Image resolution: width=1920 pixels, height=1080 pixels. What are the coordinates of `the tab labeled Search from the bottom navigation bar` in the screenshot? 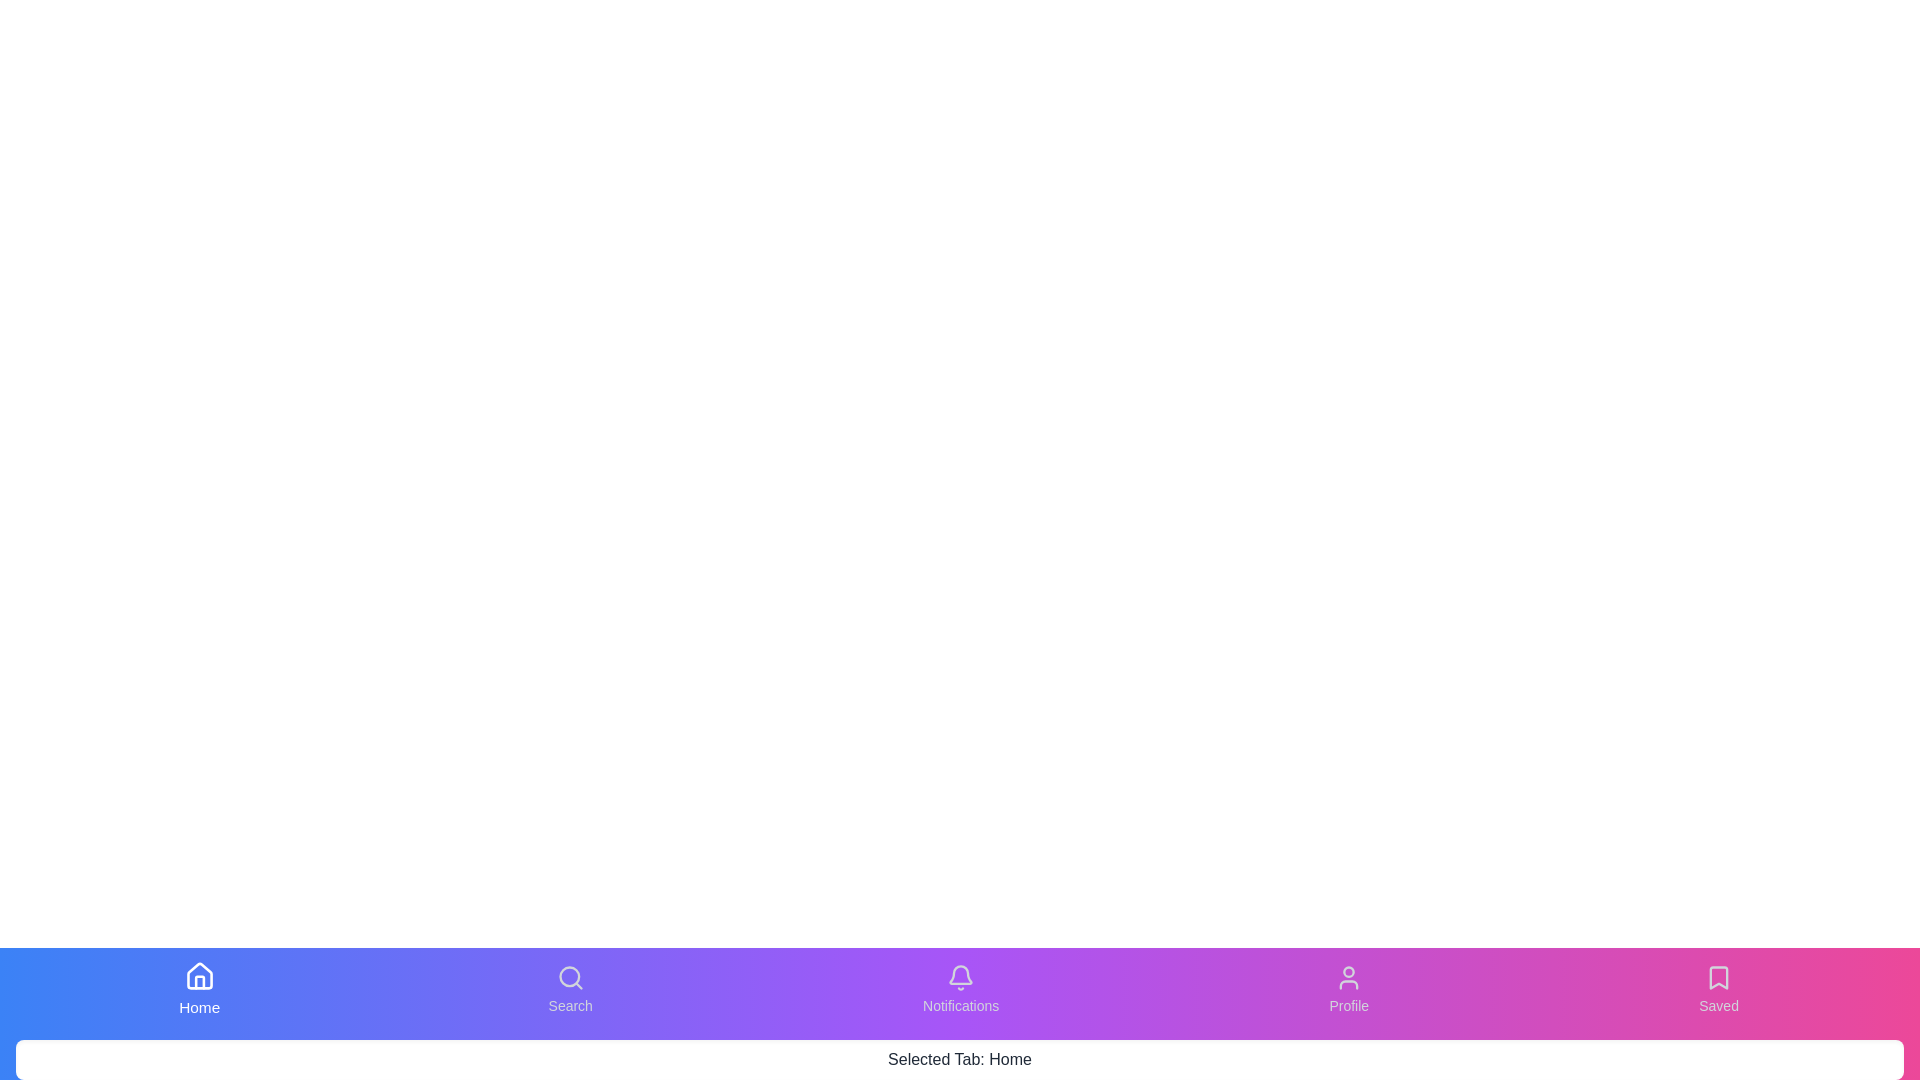 It's located at (569, 990).